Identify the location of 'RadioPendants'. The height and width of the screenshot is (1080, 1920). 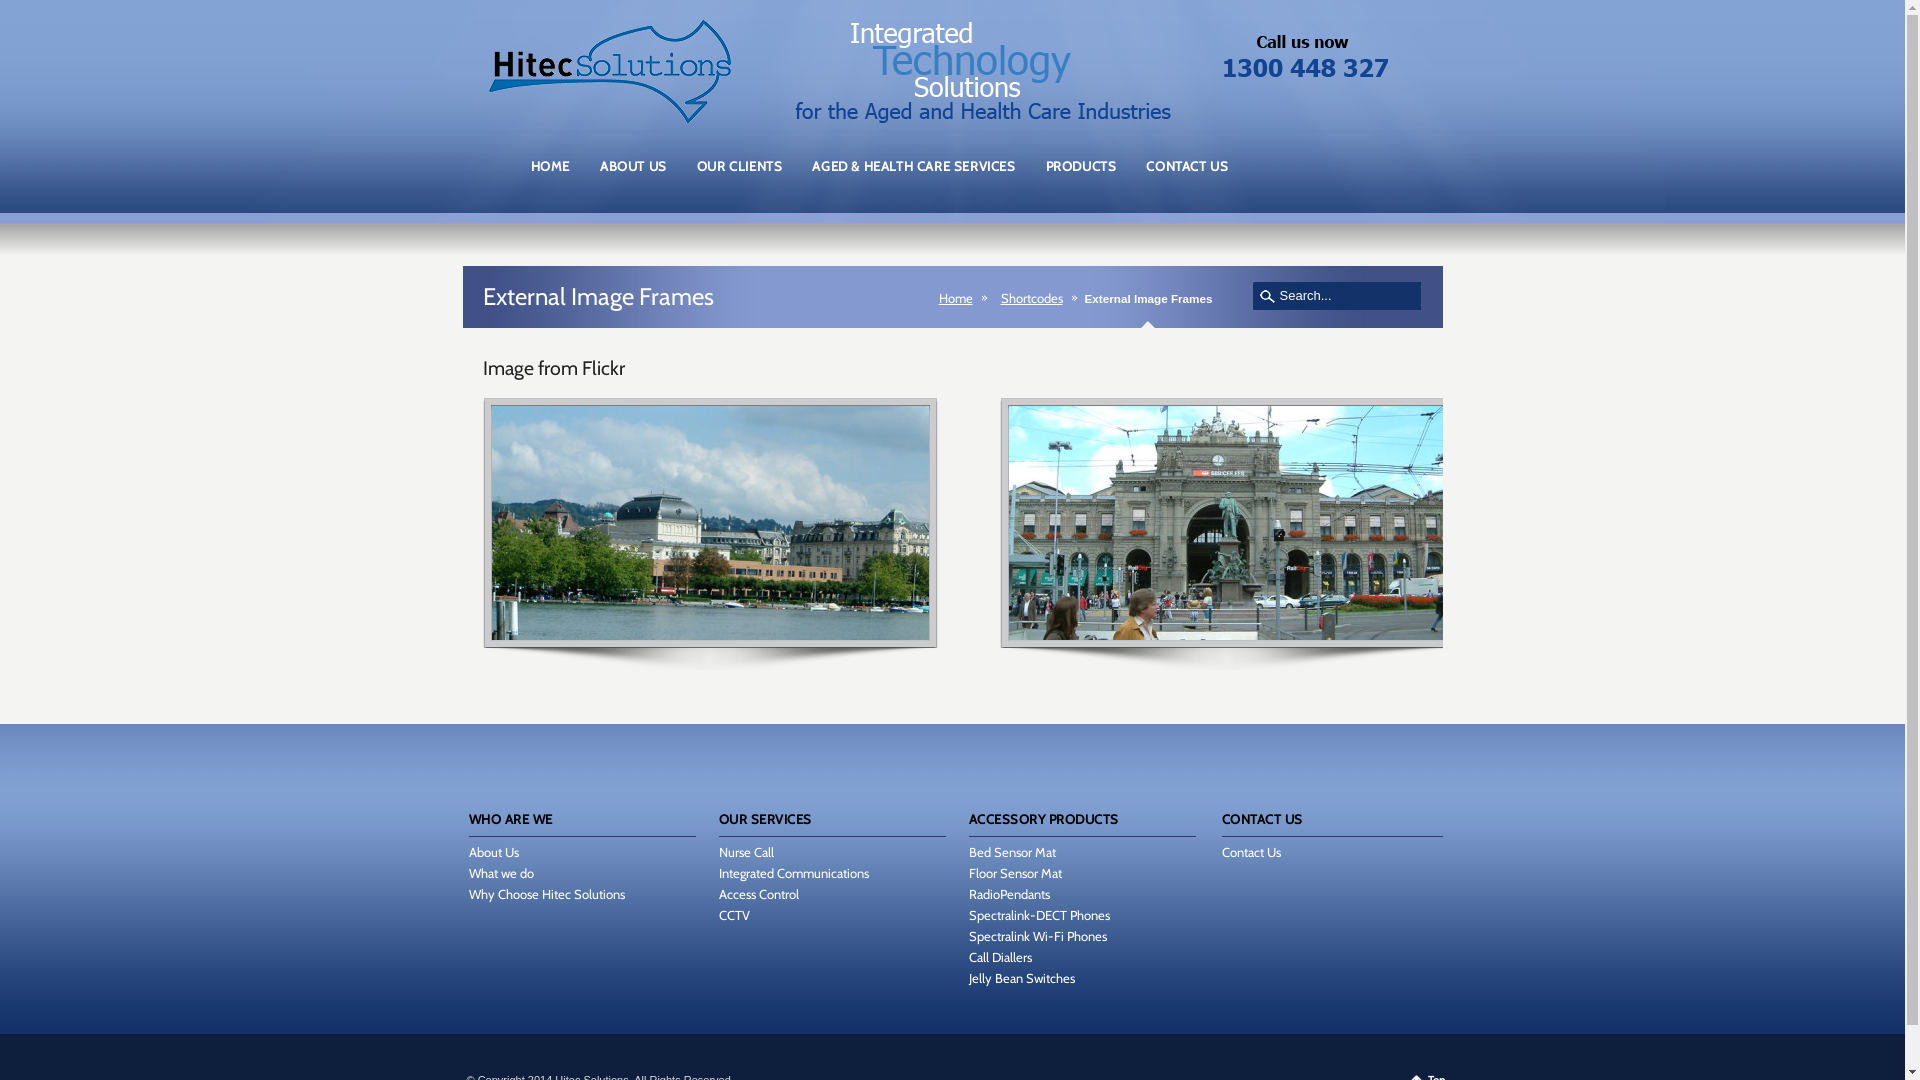
(1008, 893).